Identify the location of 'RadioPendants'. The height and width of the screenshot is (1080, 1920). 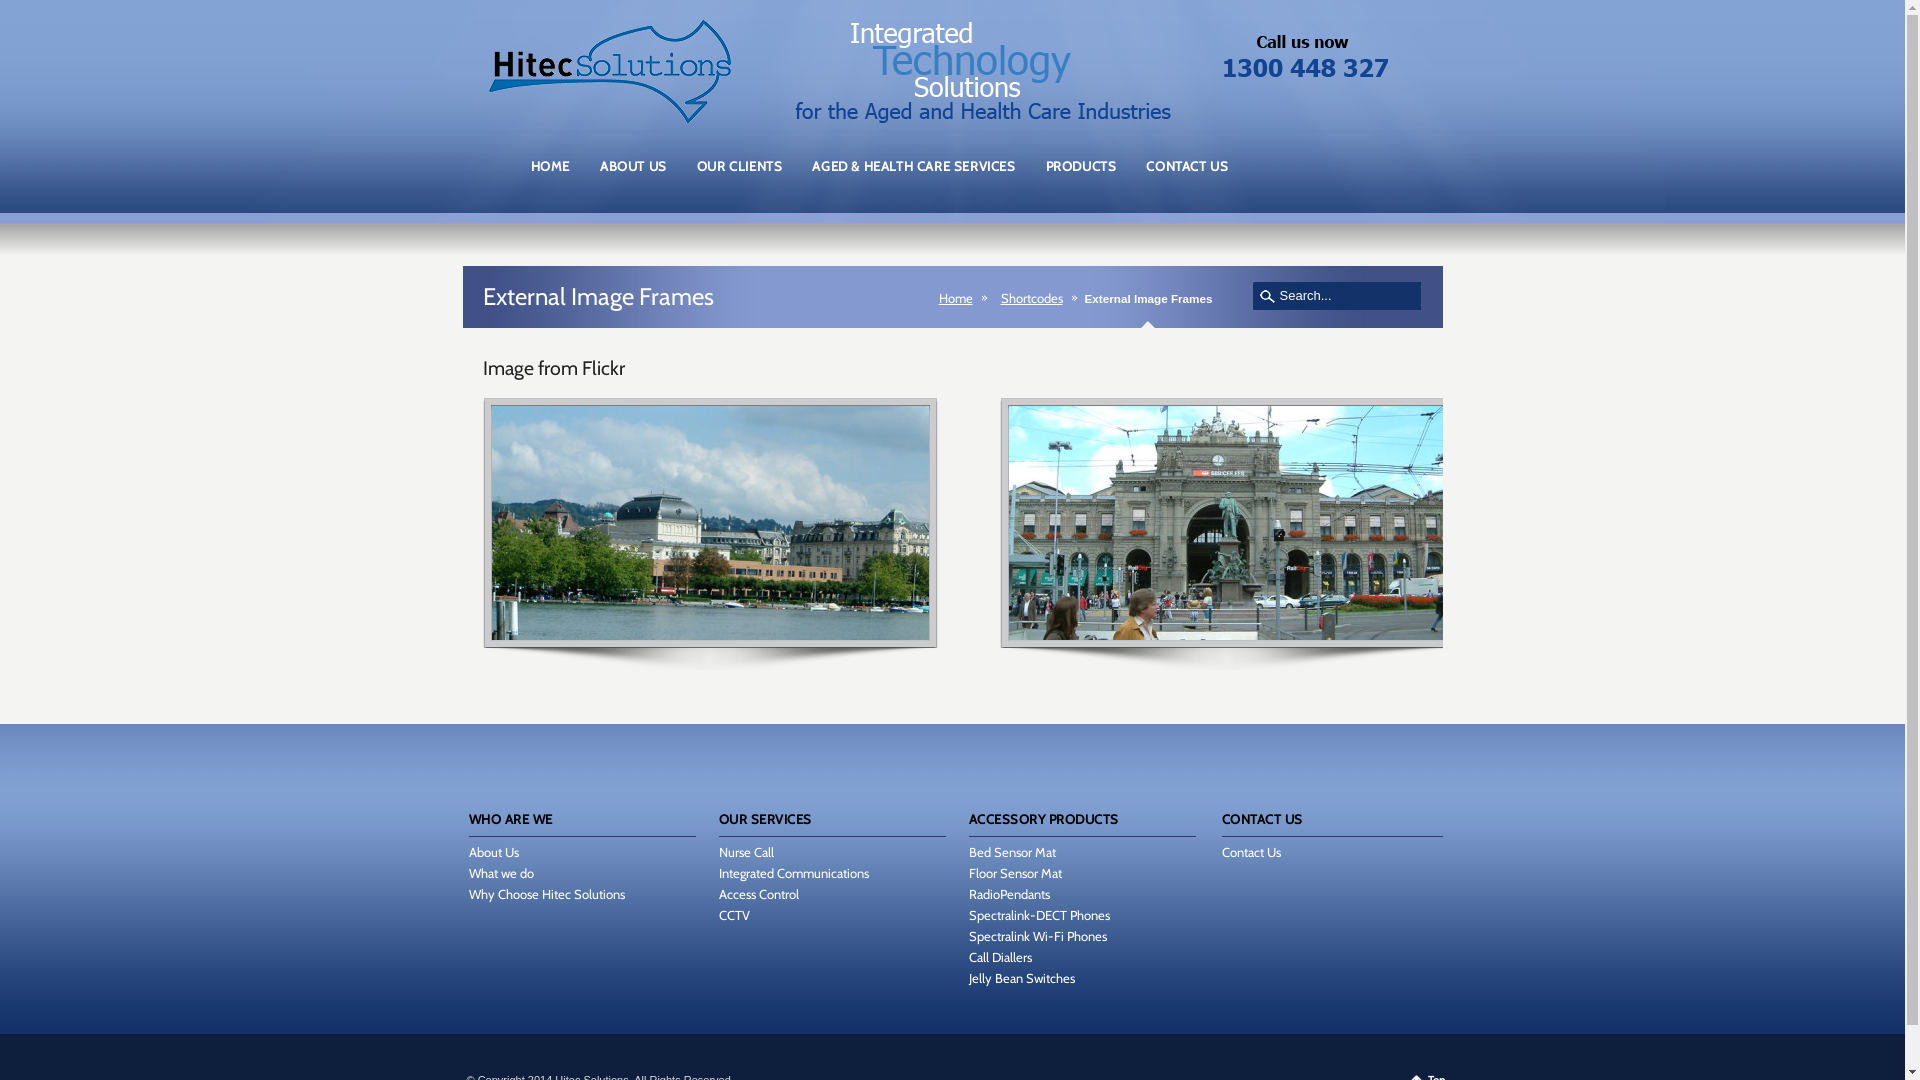
(1008, 893).